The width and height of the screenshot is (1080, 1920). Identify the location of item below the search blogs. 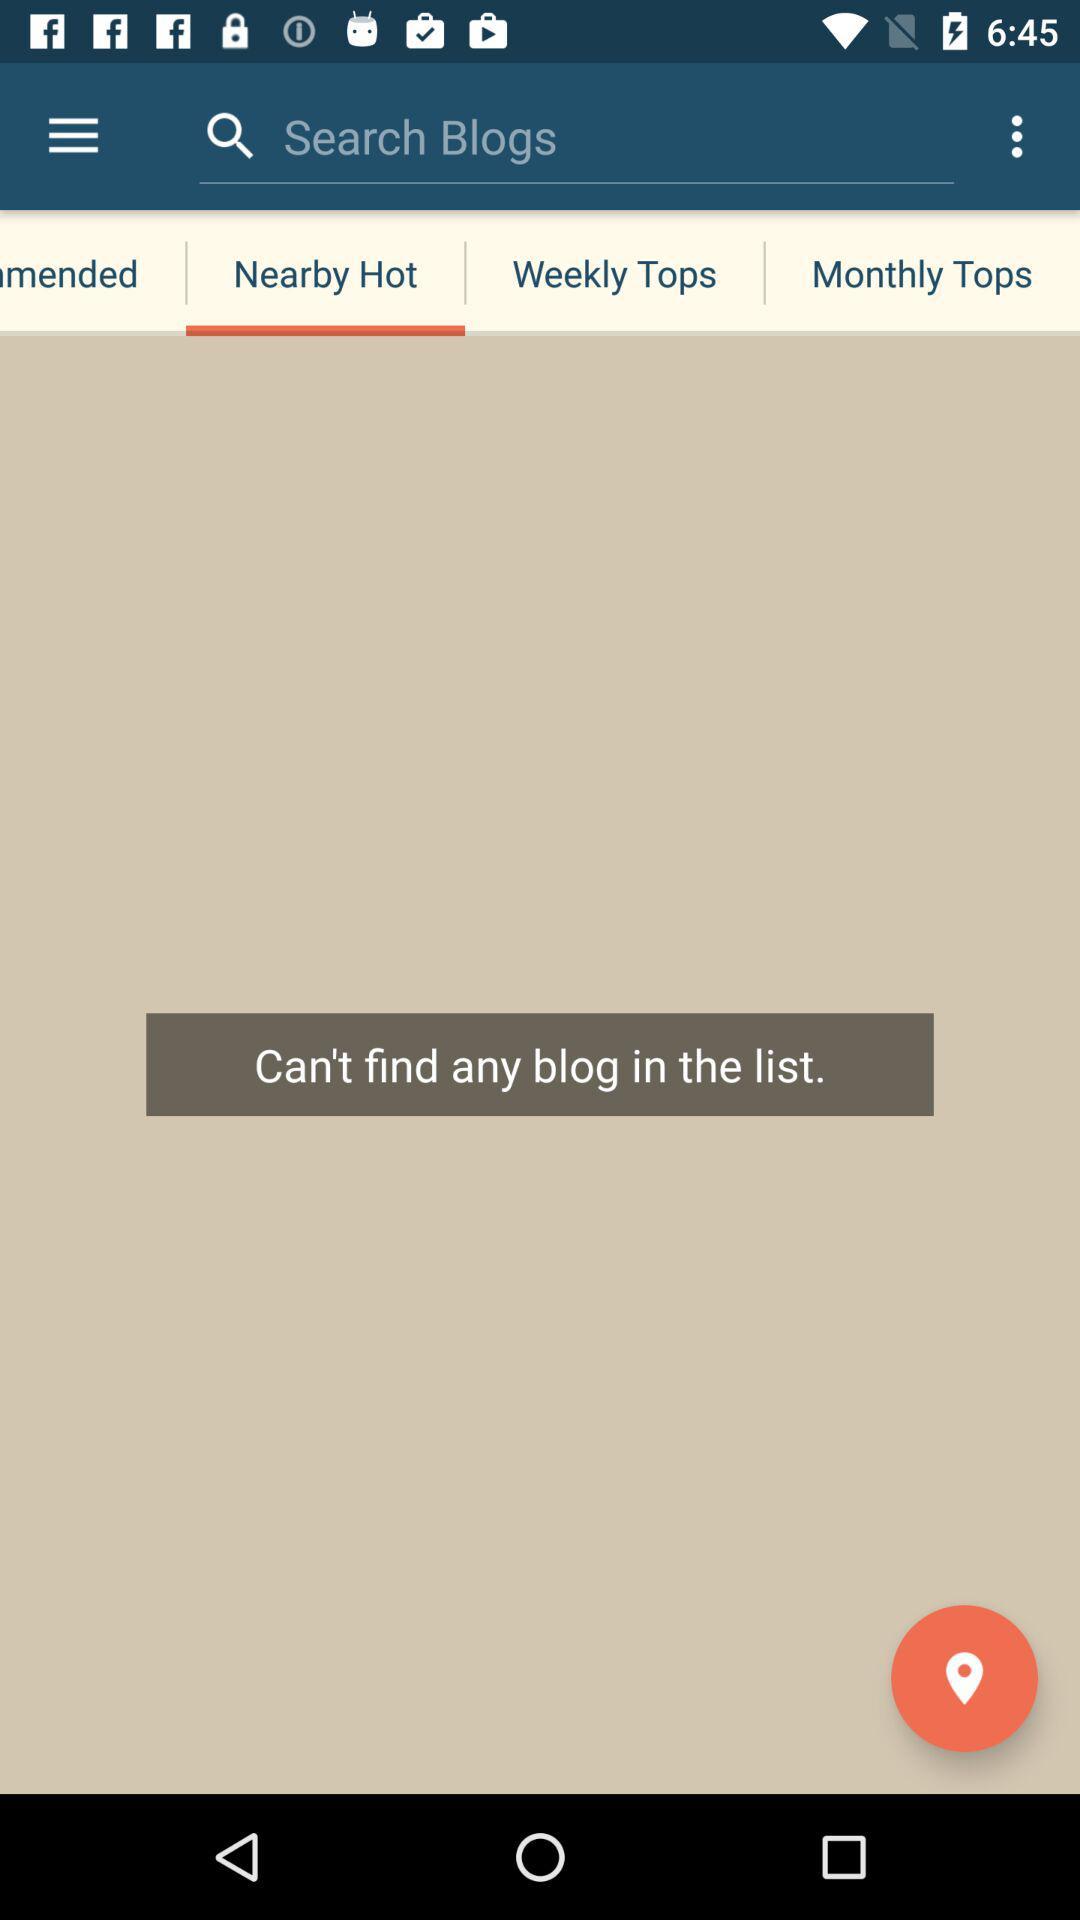
(613, 272).